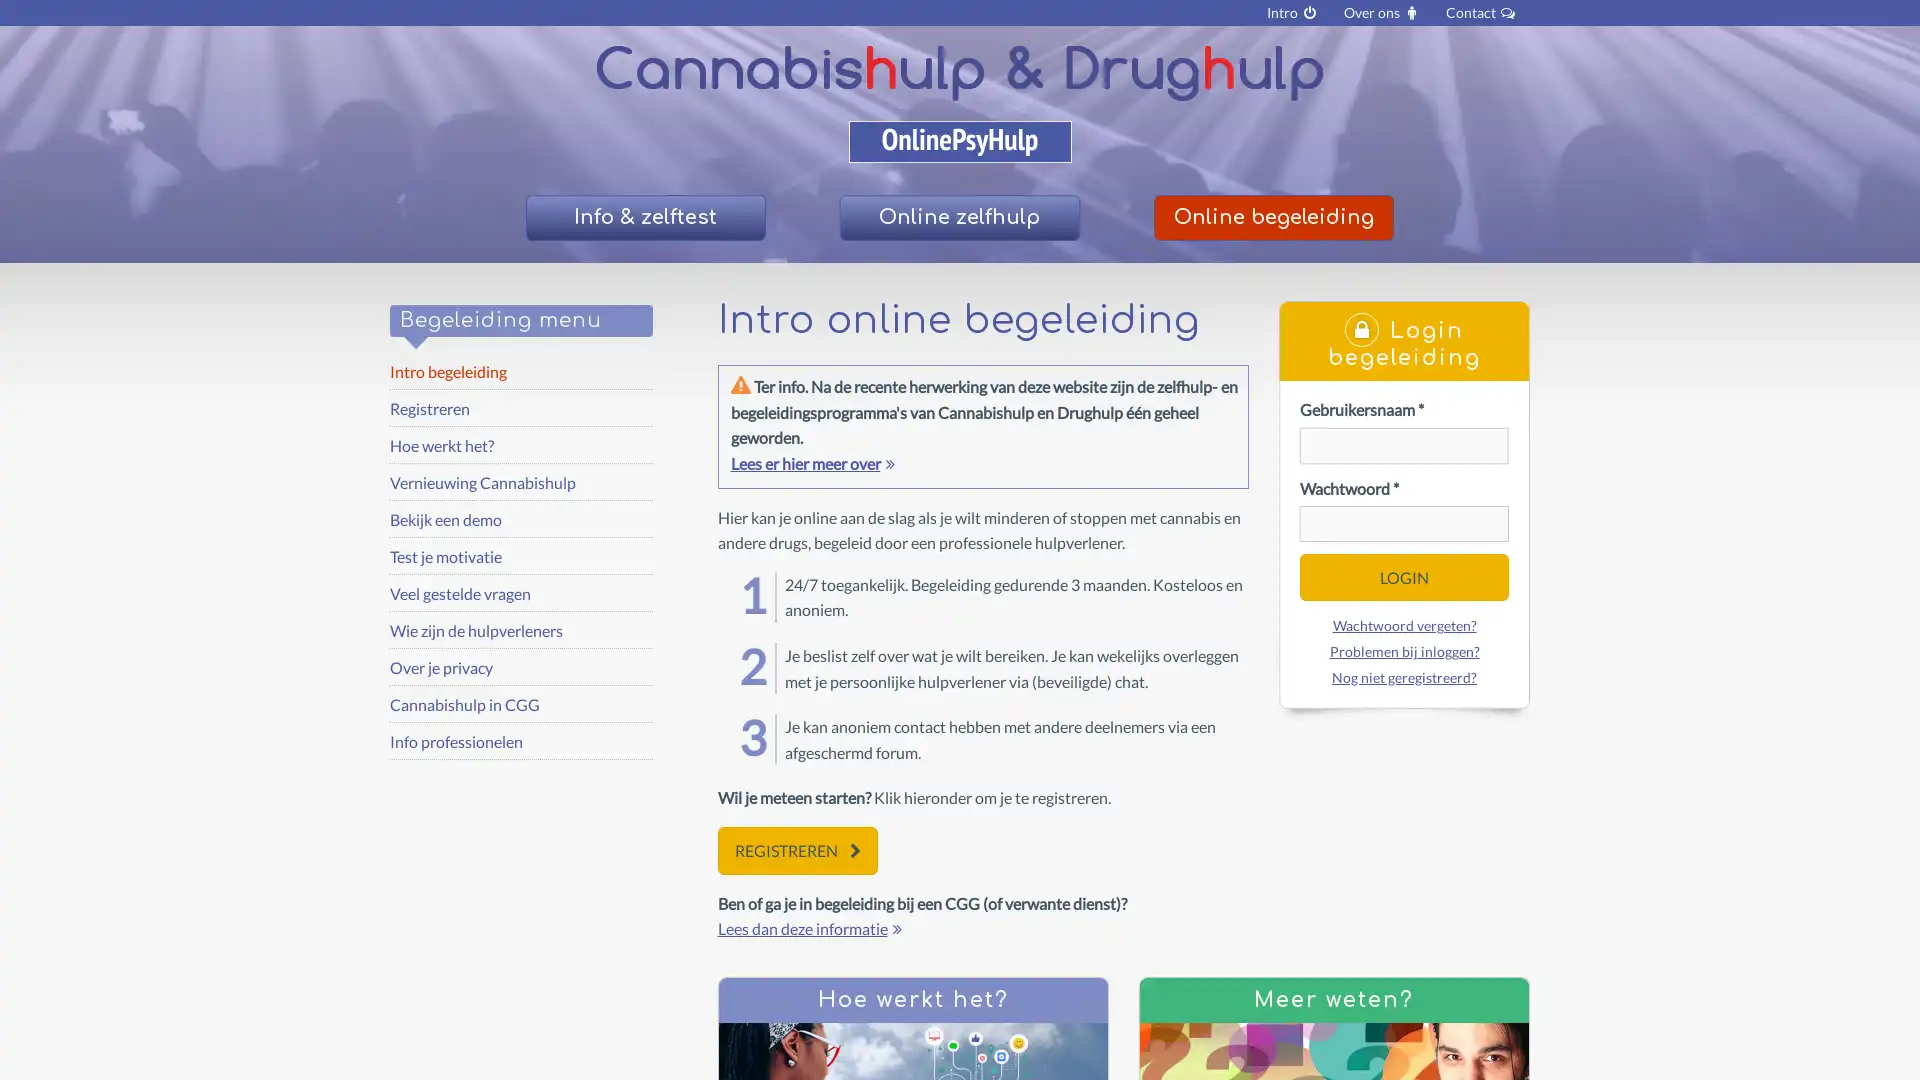 This screenshot has width=1920, height=1080. Describe the element at coordinates (644, 219) in the screenshot. I see `Info & zelftest` at that location.